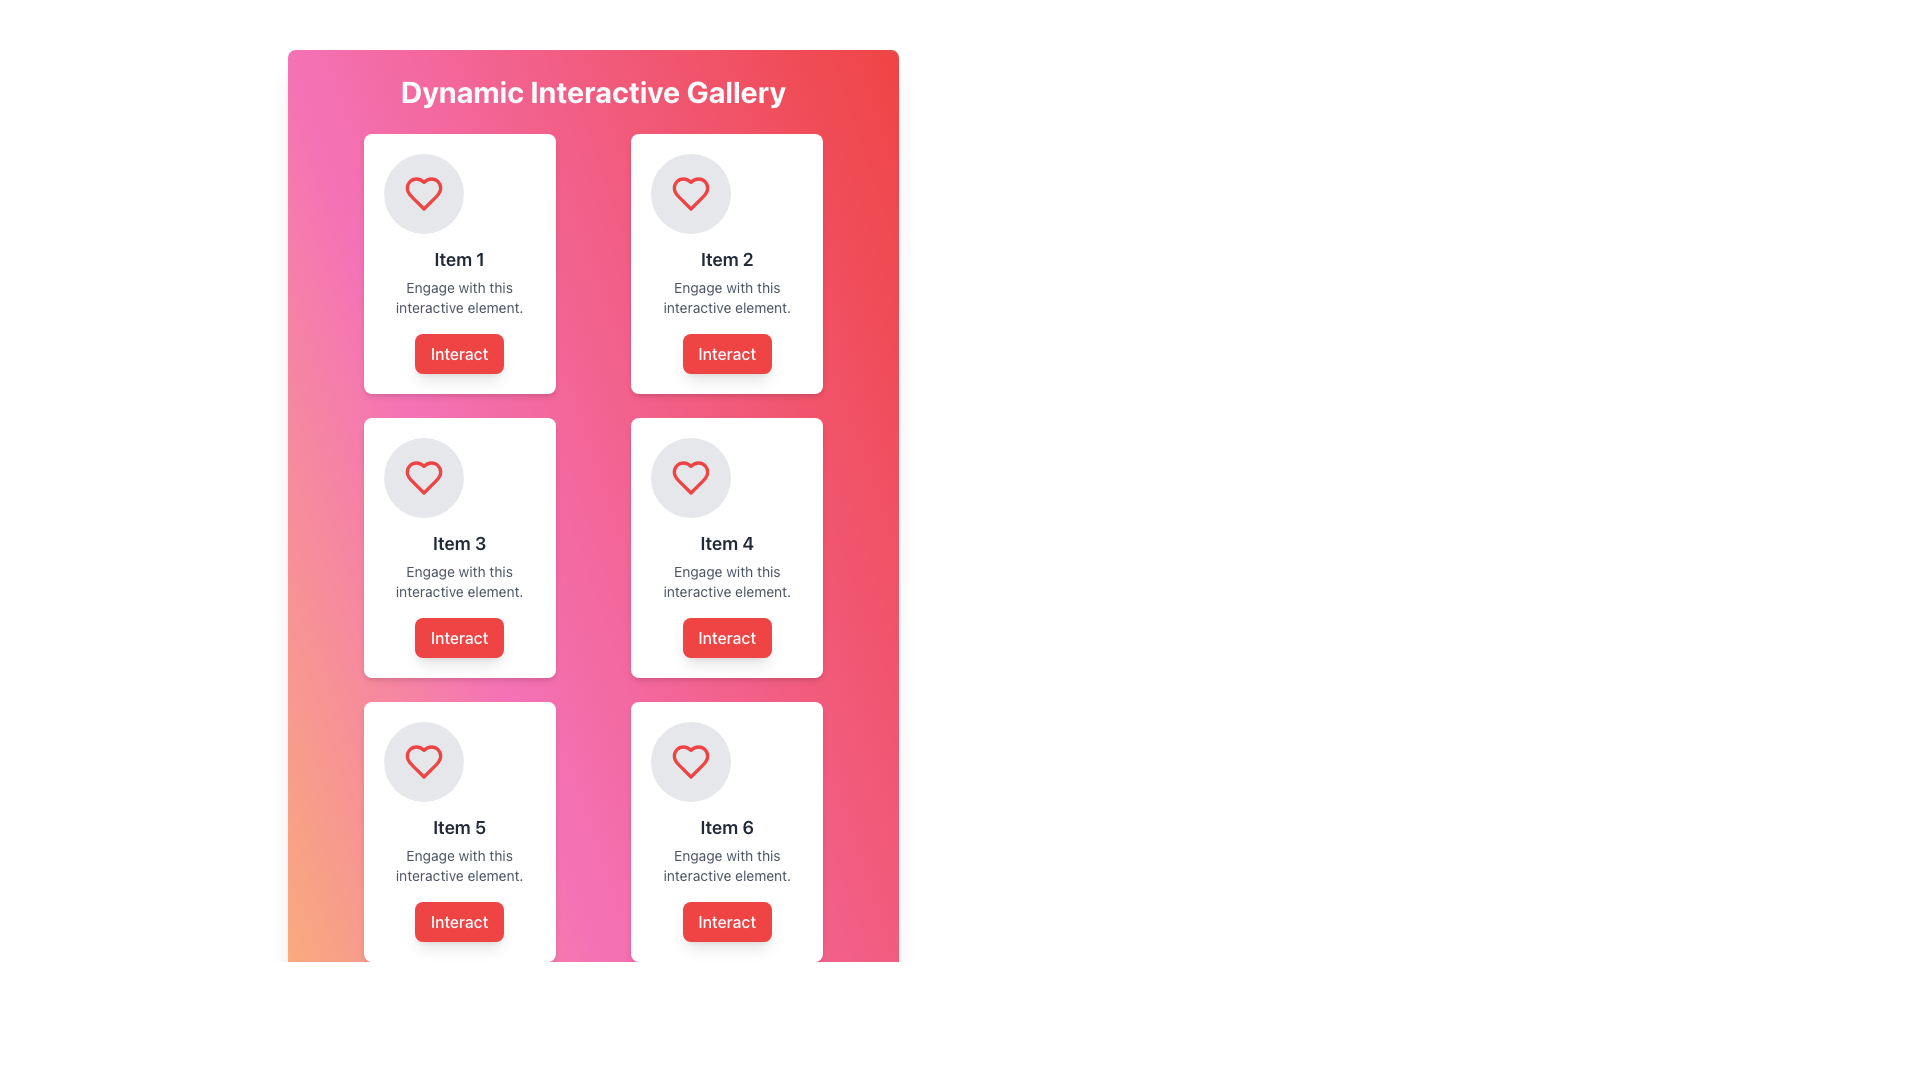 This screenshot has height=1080, width=1920. What do you see at coordinates (691, 762) in the screenshot?
I see `the heart-shaped icon with an envelope design located within the card labeled 'Item 6'` at bounding box center [691, 762].